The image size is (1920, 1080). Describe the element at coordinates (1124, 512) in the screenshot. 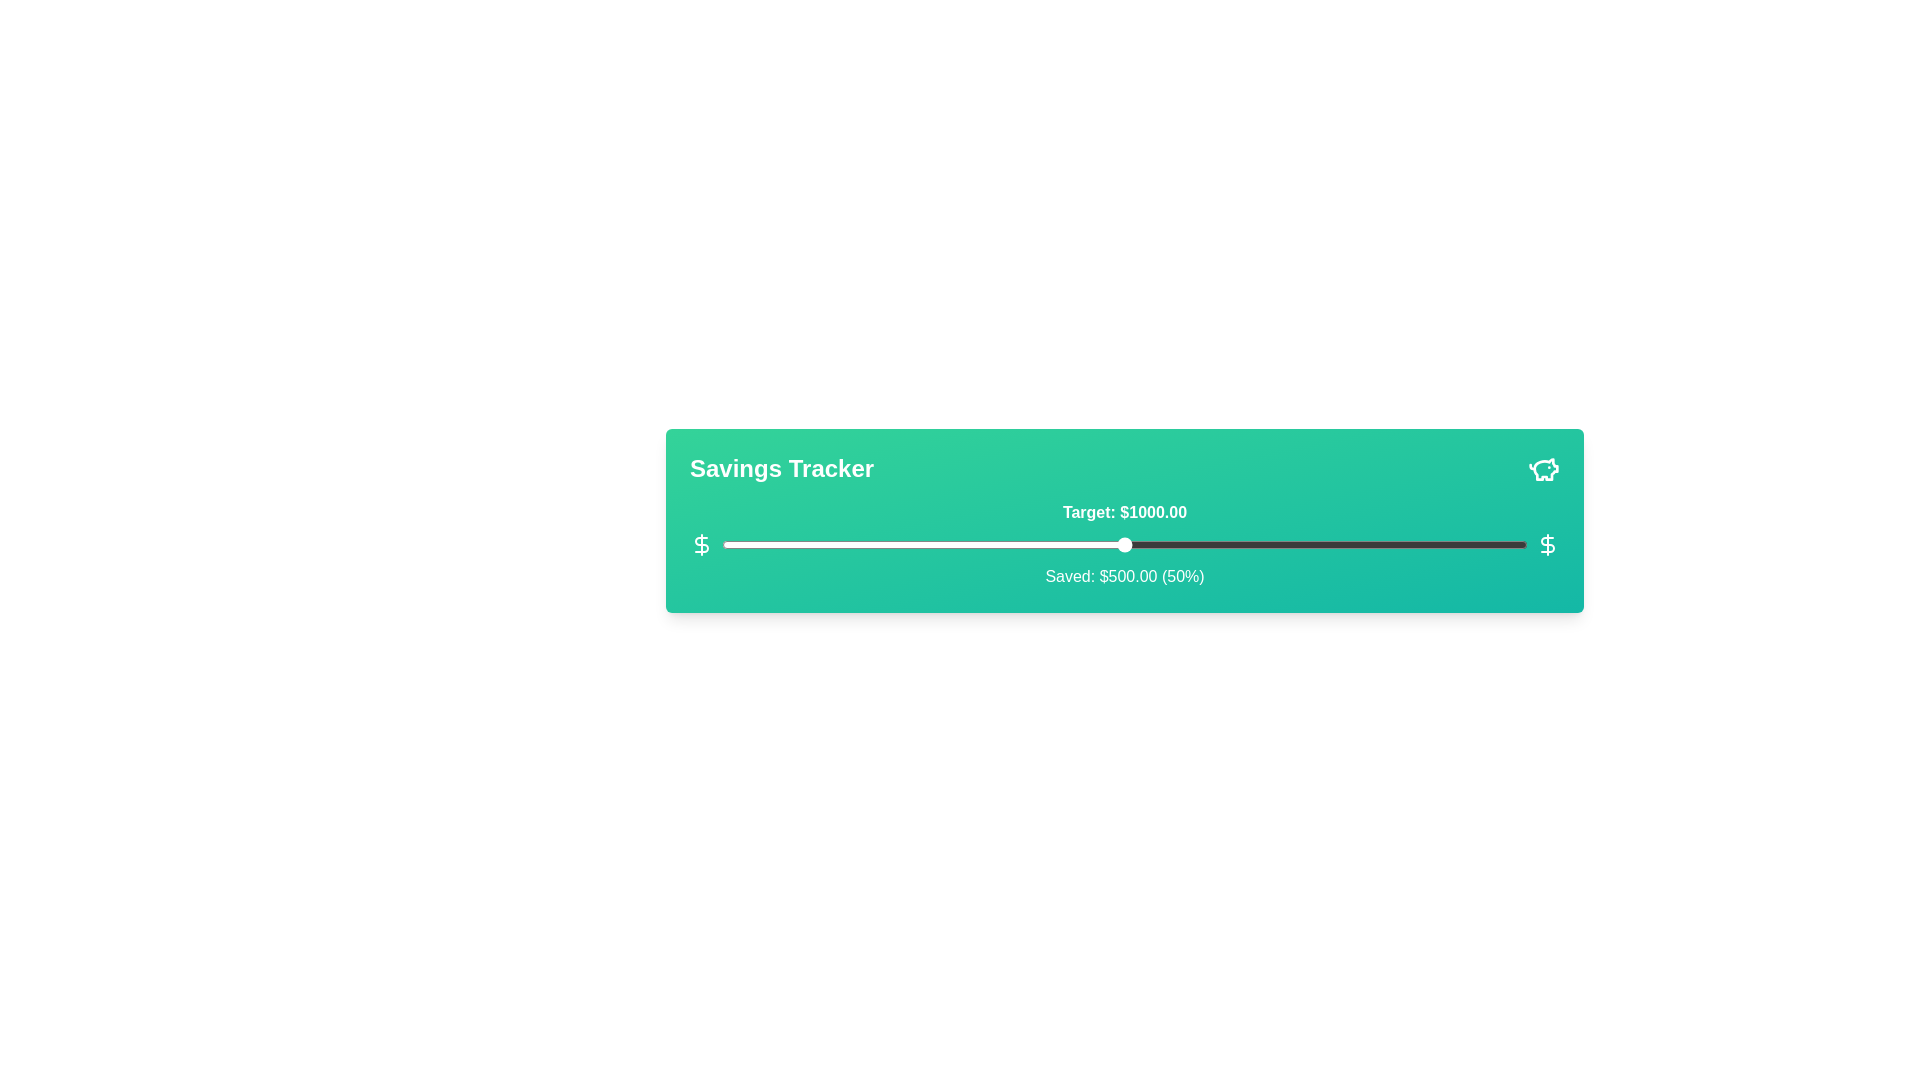

I see `the text label displaying 'Target: $1000.00' in bold white font on a green background, located at the upper part of the savings tracker interface` at that location.